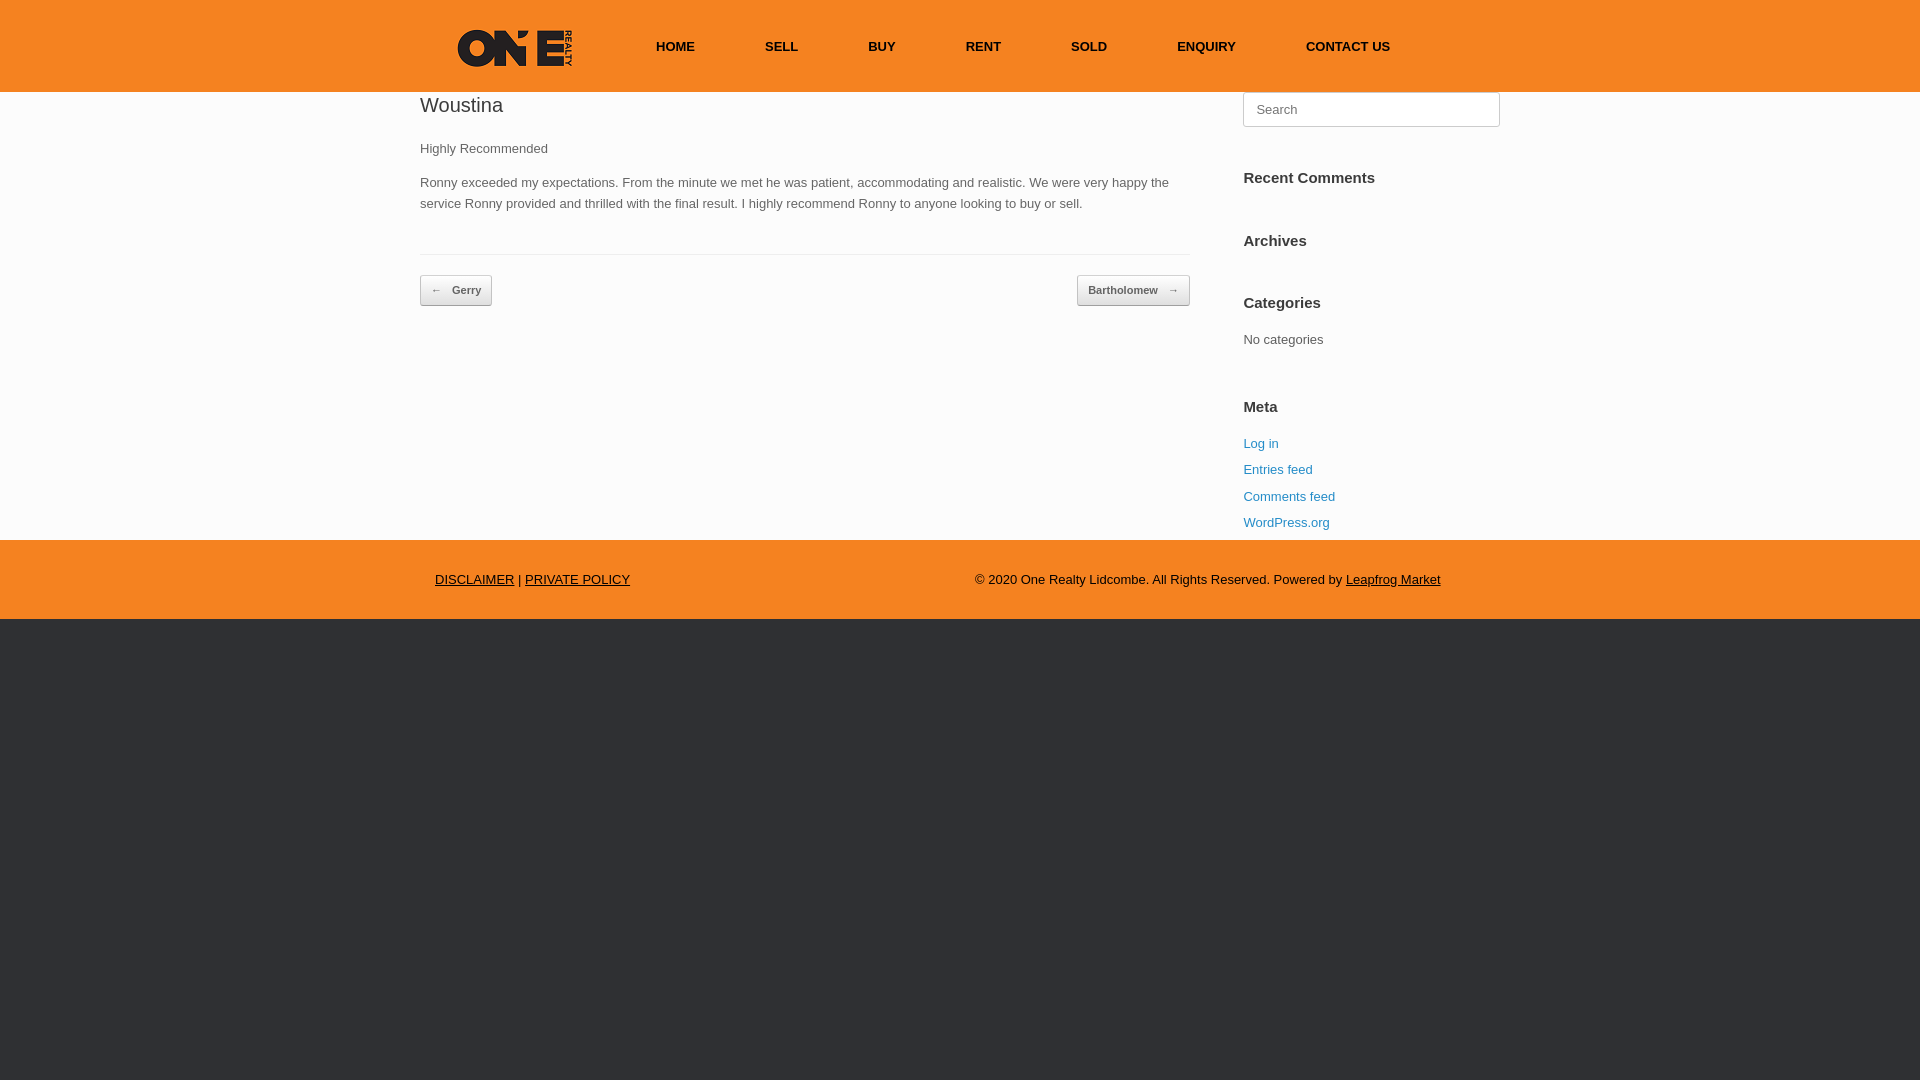 The width and height of the screenshot is (1920, 1080). I want to click on 'SELL', so click(780, 45).